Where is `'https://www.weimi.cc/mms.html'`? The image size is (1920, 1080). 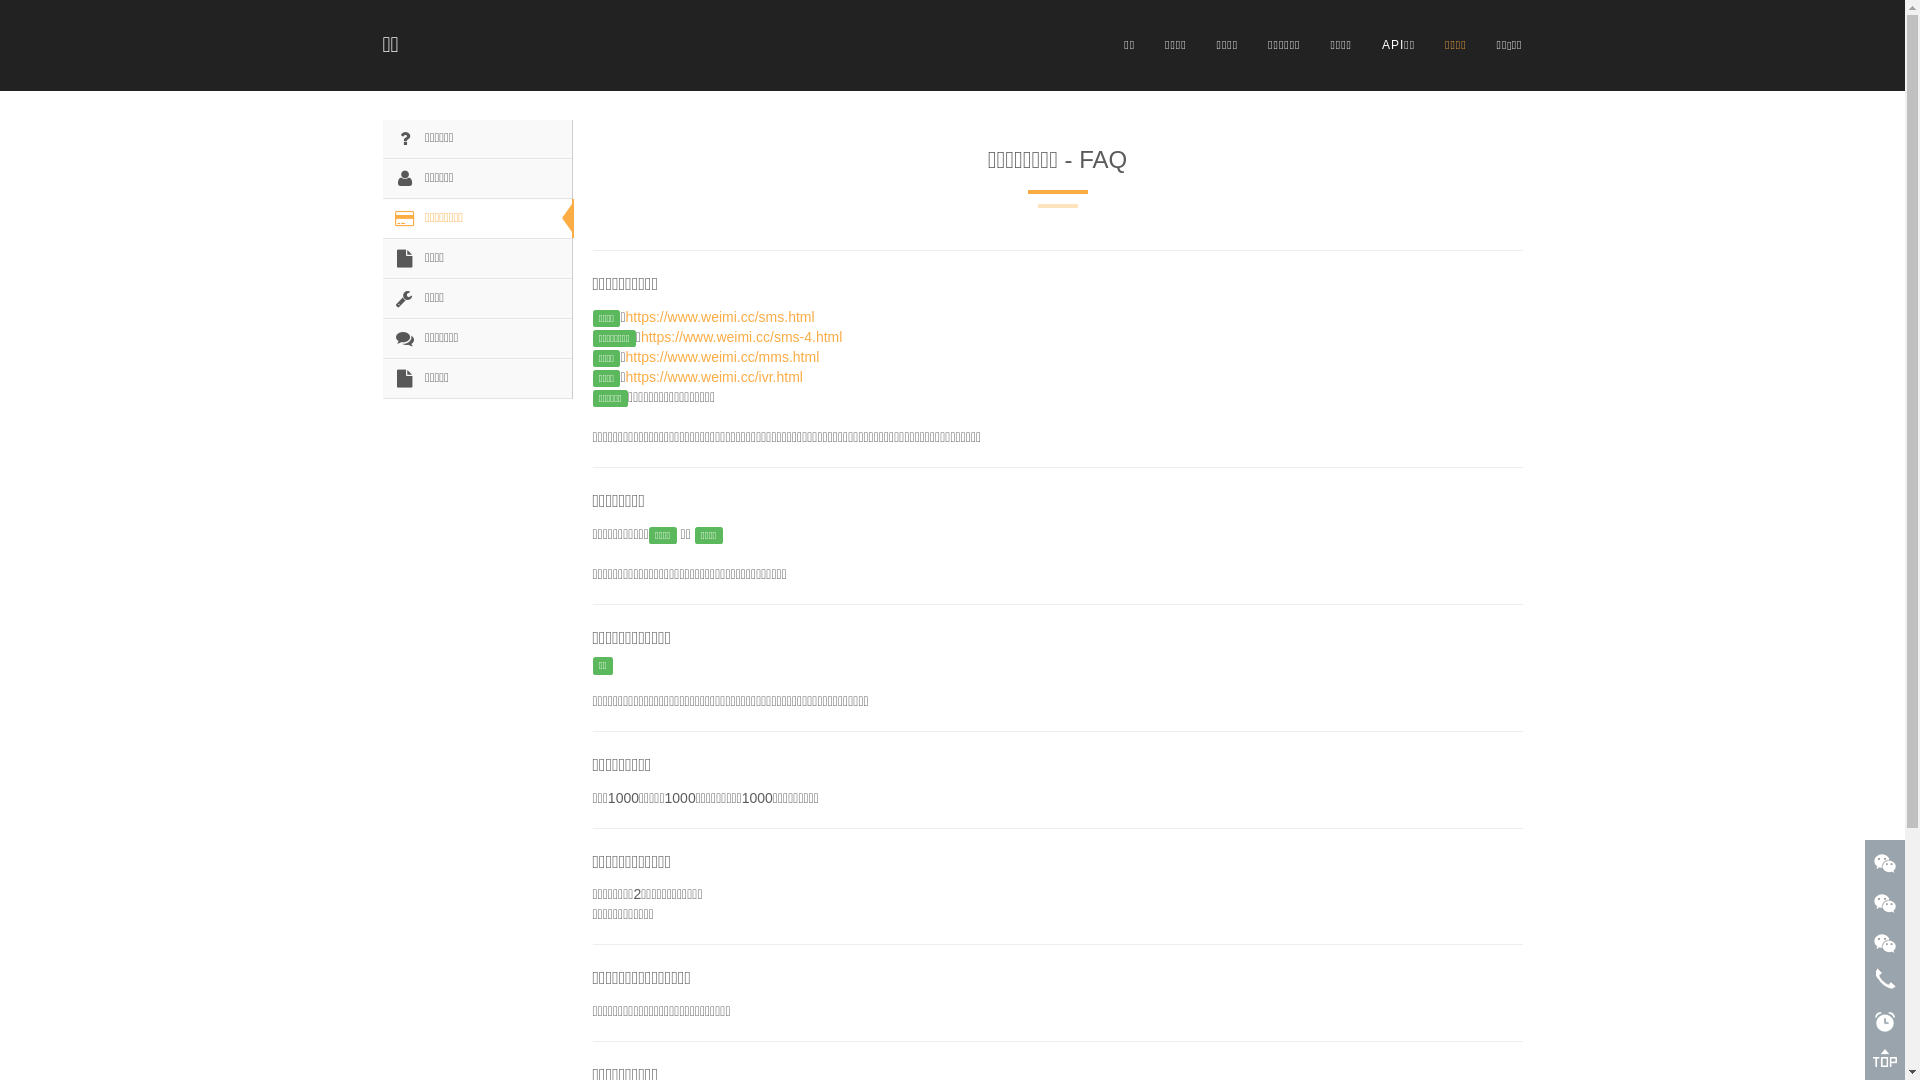 'https://www.weimi.cc/mms.html' is located at coordinates (624, 356).